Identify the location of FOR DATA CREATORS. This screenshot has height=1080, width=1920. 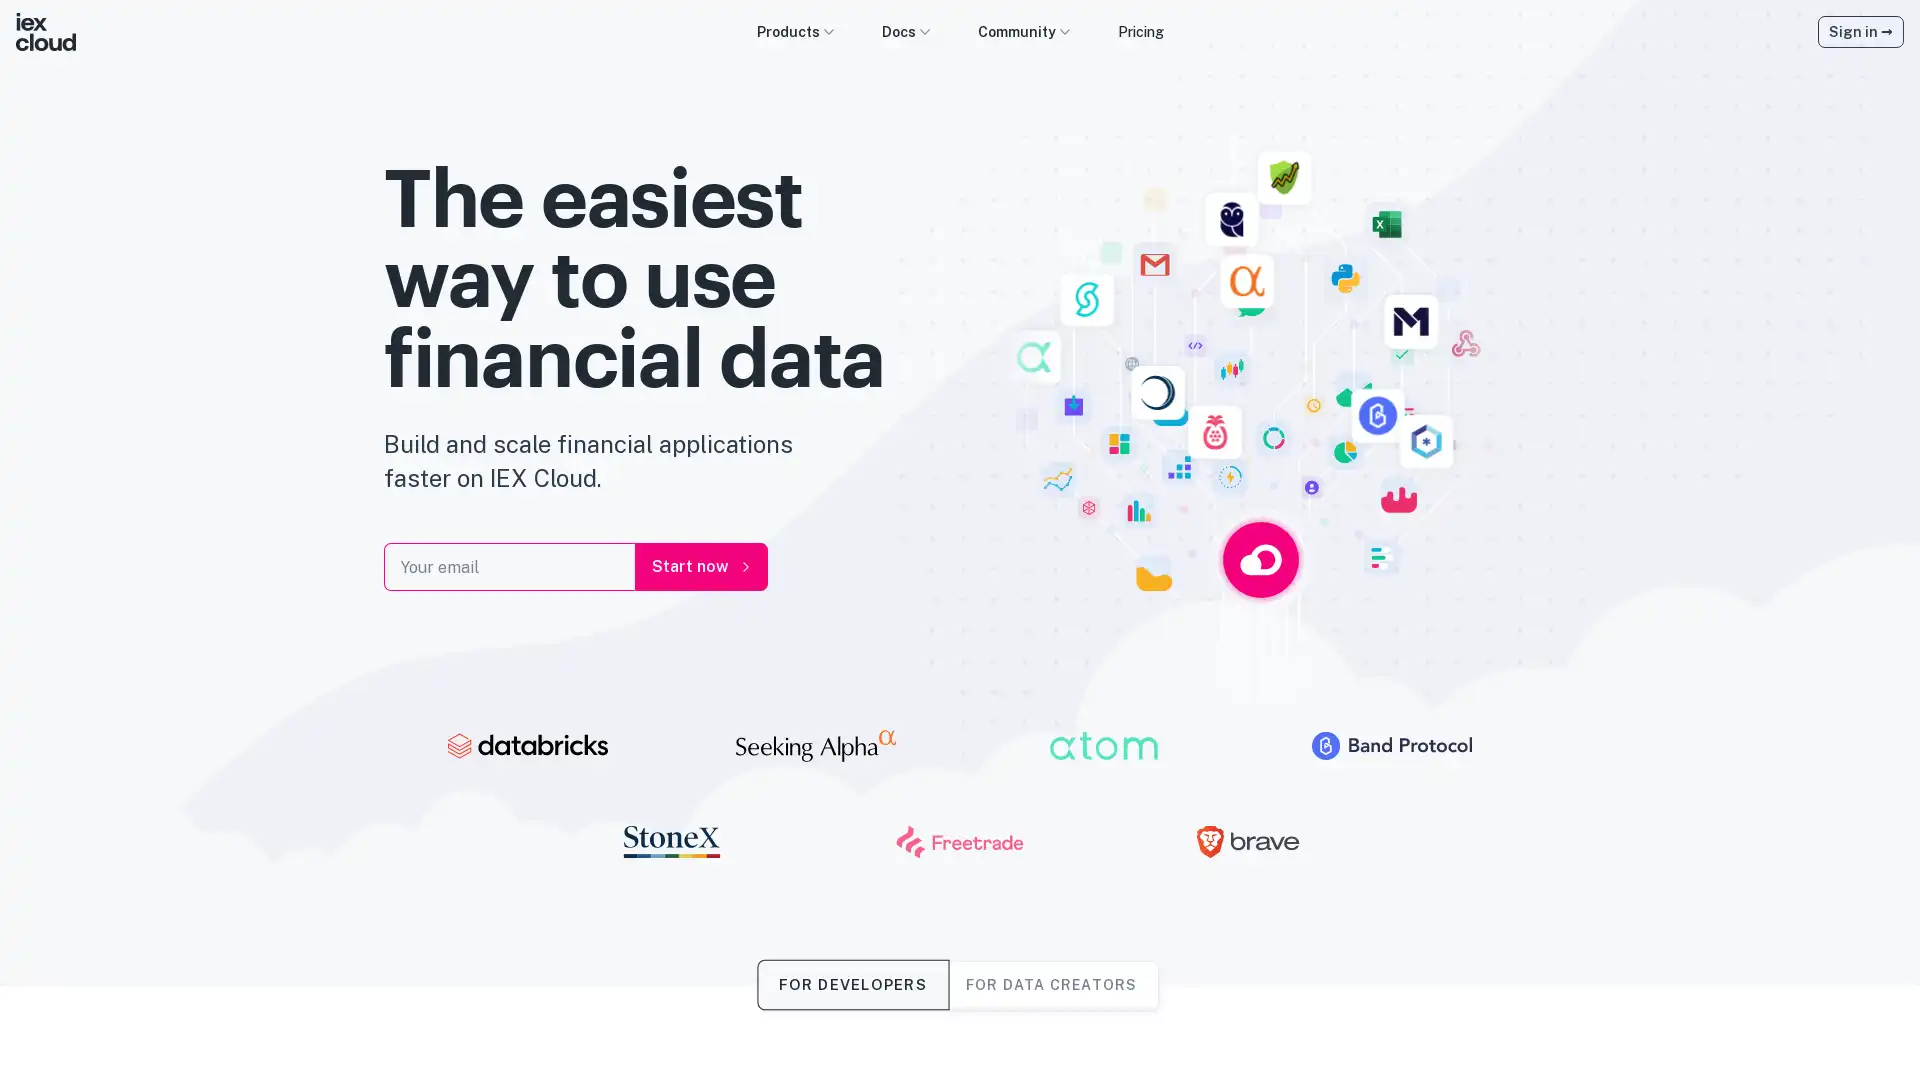
(1050, 983).